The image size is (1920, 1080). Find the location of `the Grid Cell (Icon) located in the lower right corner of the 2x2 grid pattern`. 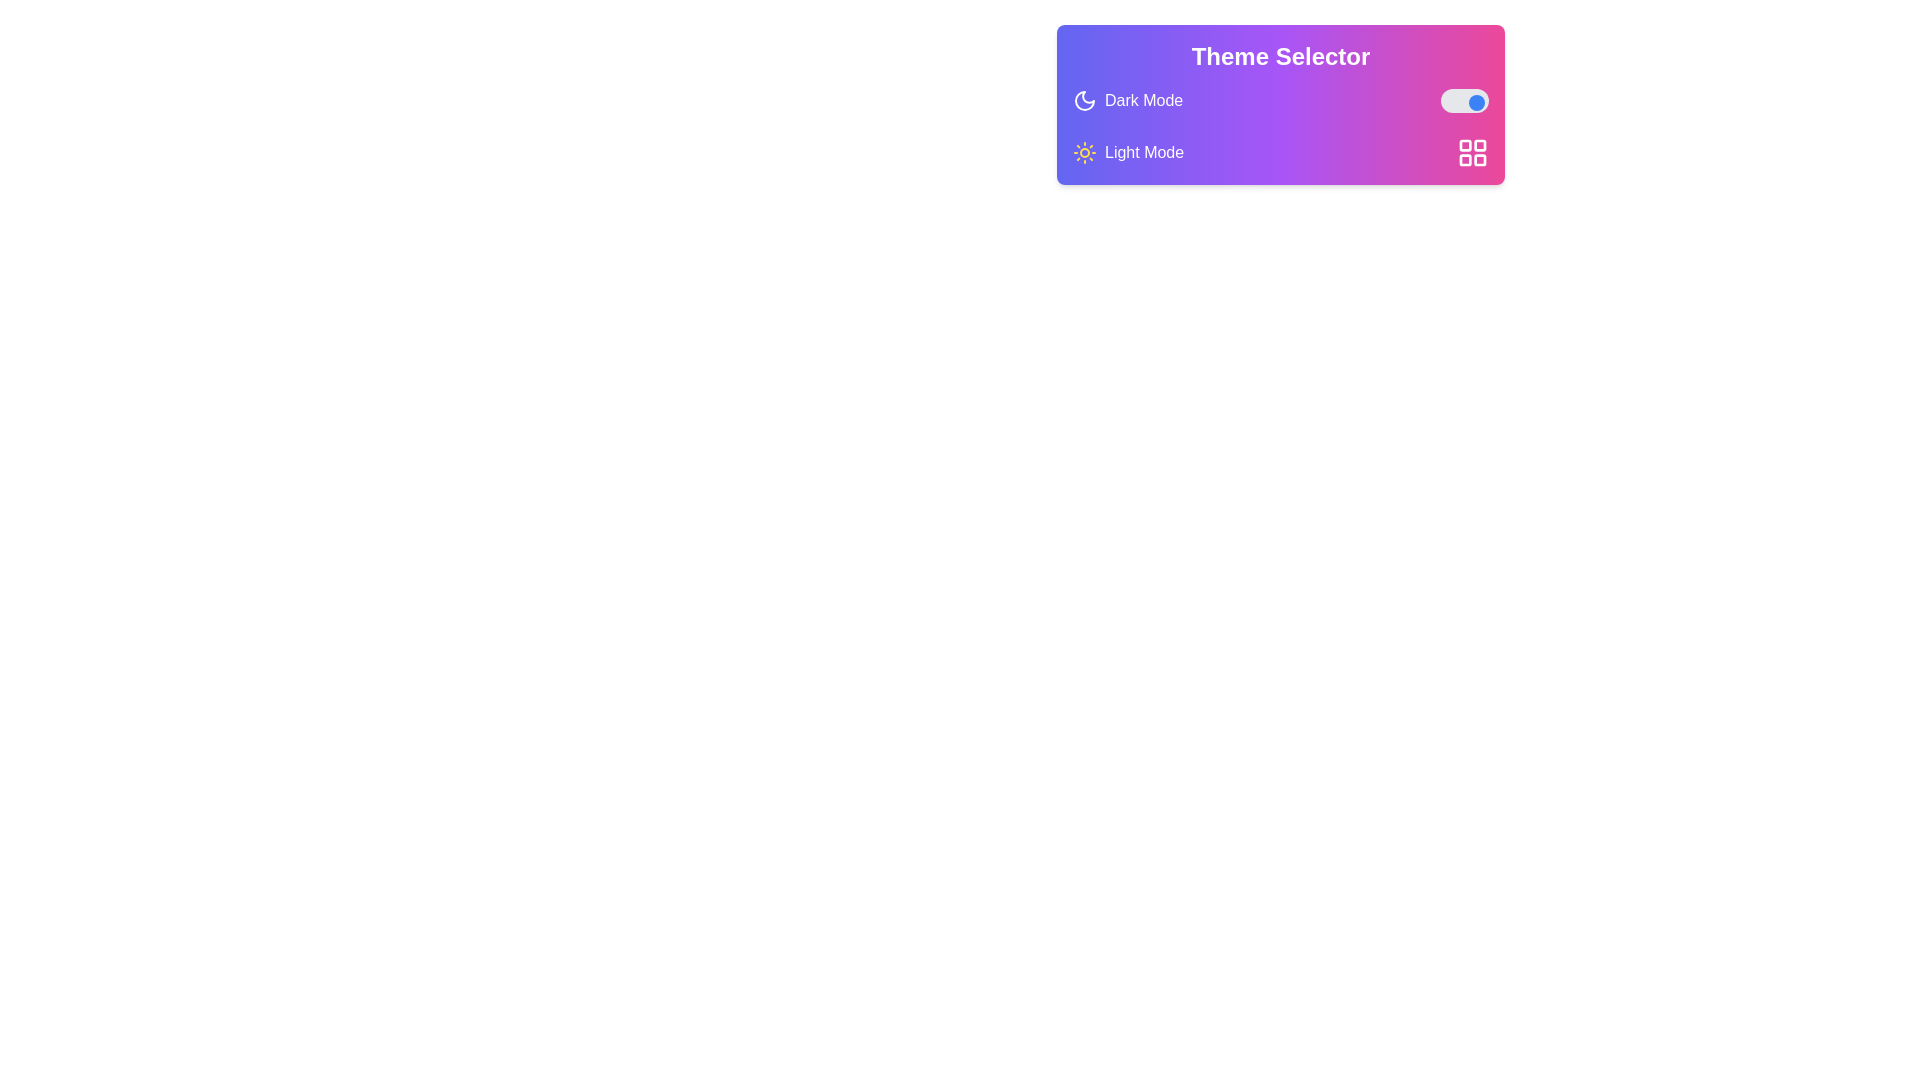

the Grid Cell (Icon) located in the lower right corner of the 2x2 grid pattern is located at coordinates (1480, 159).